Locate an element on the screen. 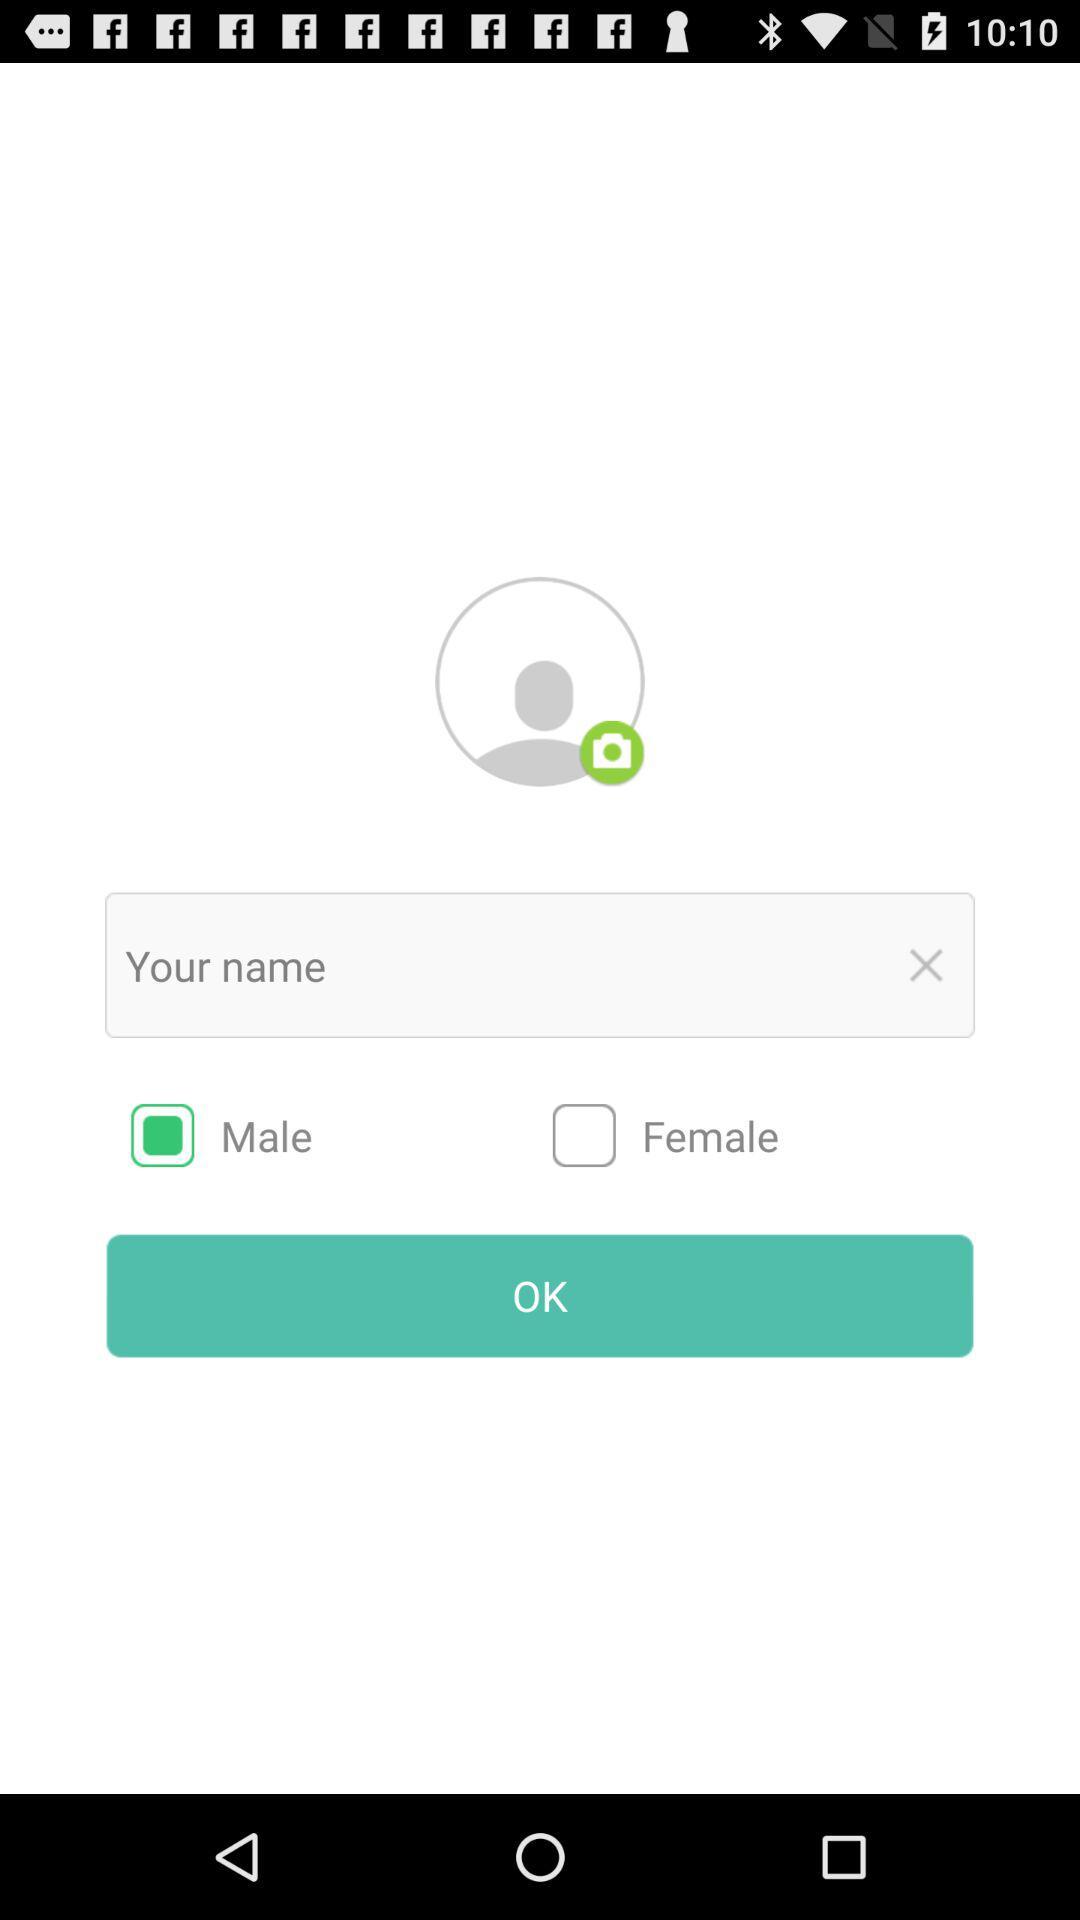 This screenshot has width=1080, height=1920. ok at the bottom is located at coordinates (540, 1296).